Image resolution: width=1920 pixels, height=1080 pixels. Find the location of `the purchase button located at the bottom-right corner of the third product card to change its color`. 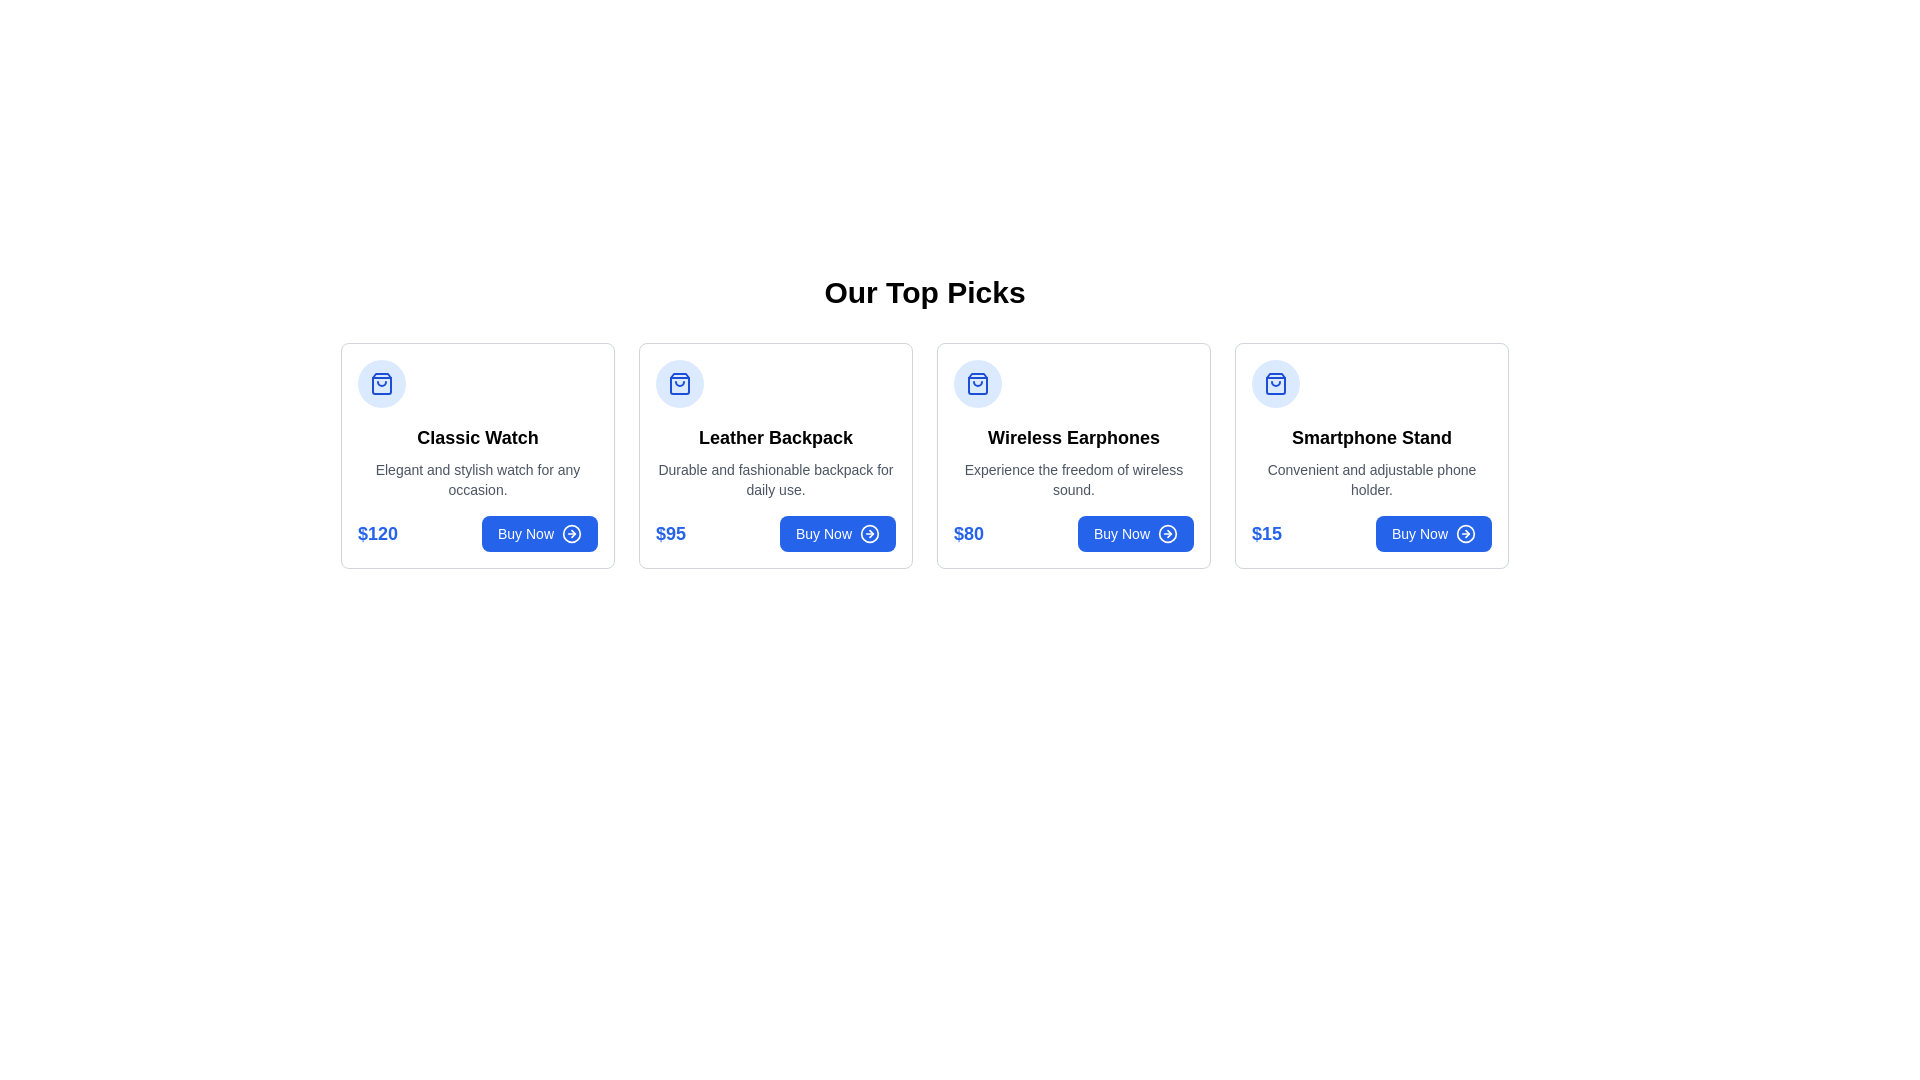

the purchase button located at the bottom-right corner of the third product card to change its color is located at coordinates (1136, 532).